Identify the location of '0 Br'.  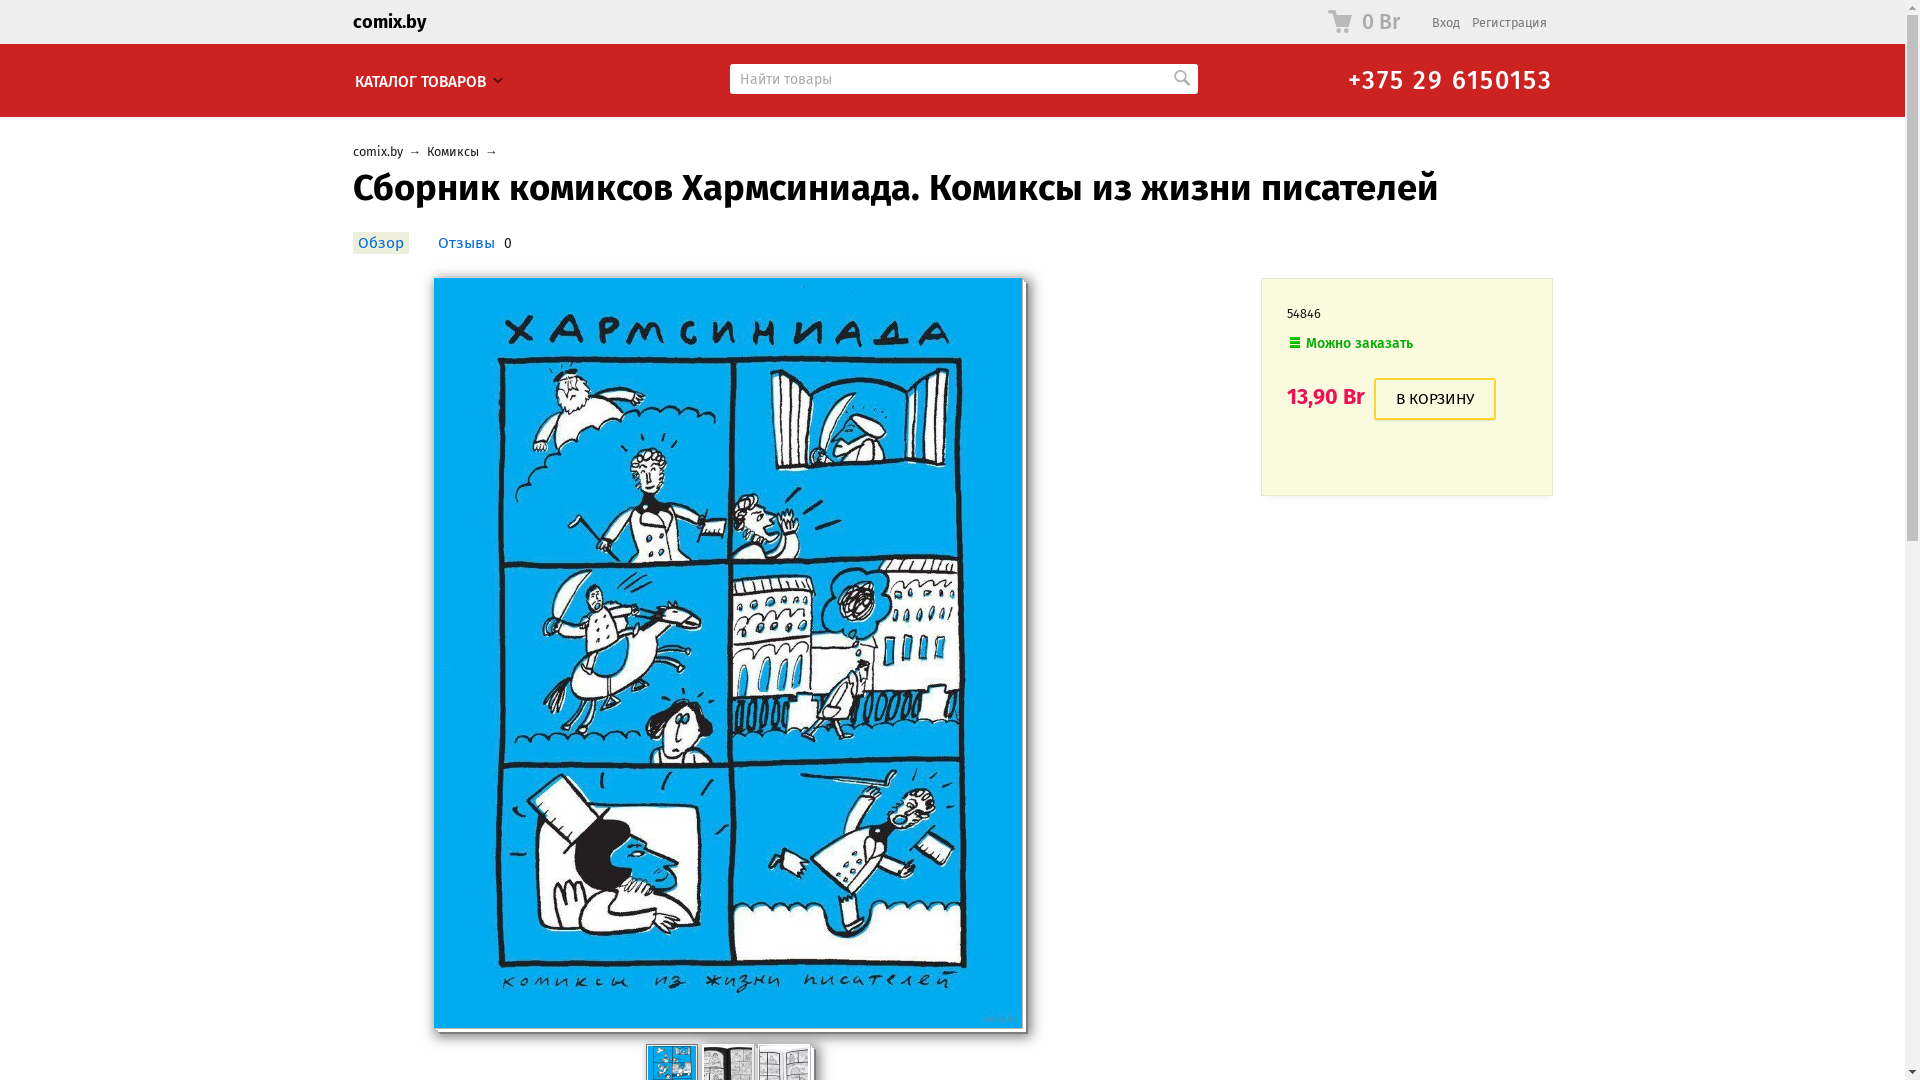
(1314, 22).